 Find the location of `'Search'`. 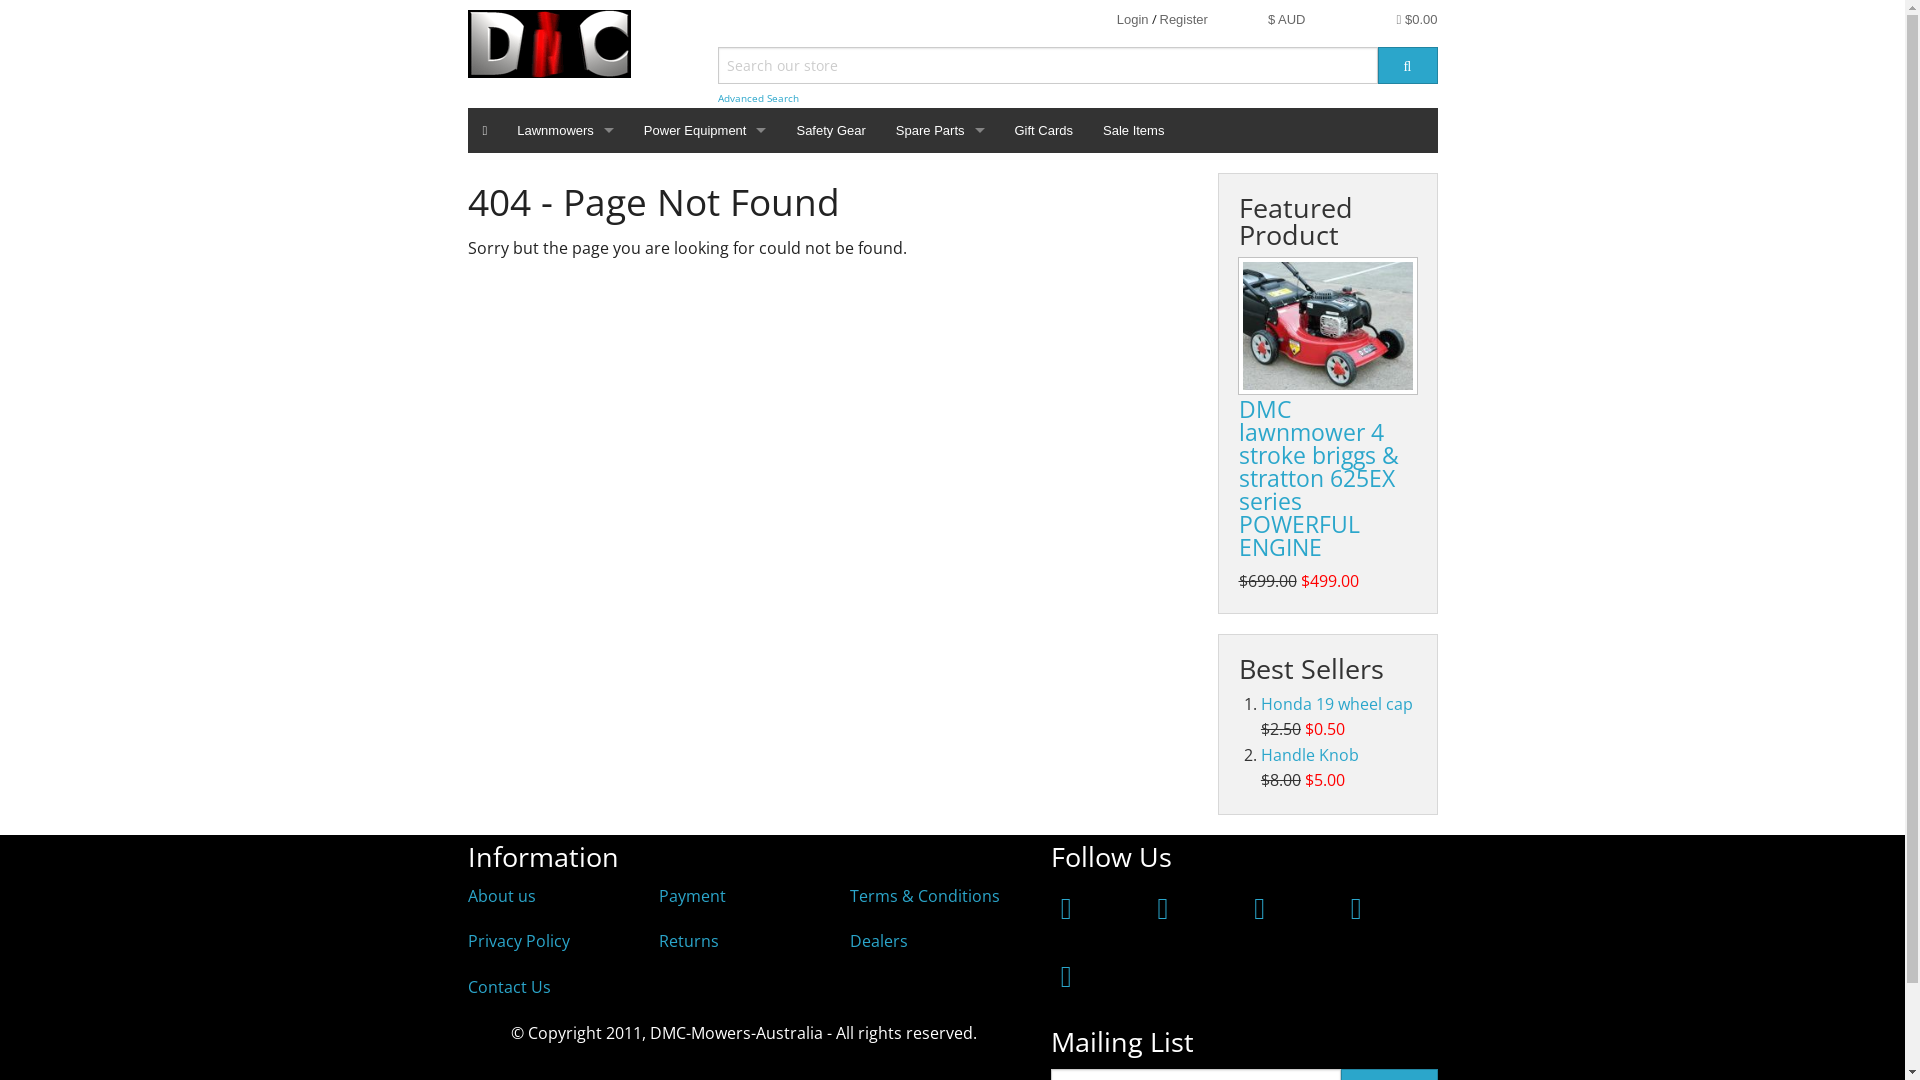

'Search' is located at coordinates (1376, 64).